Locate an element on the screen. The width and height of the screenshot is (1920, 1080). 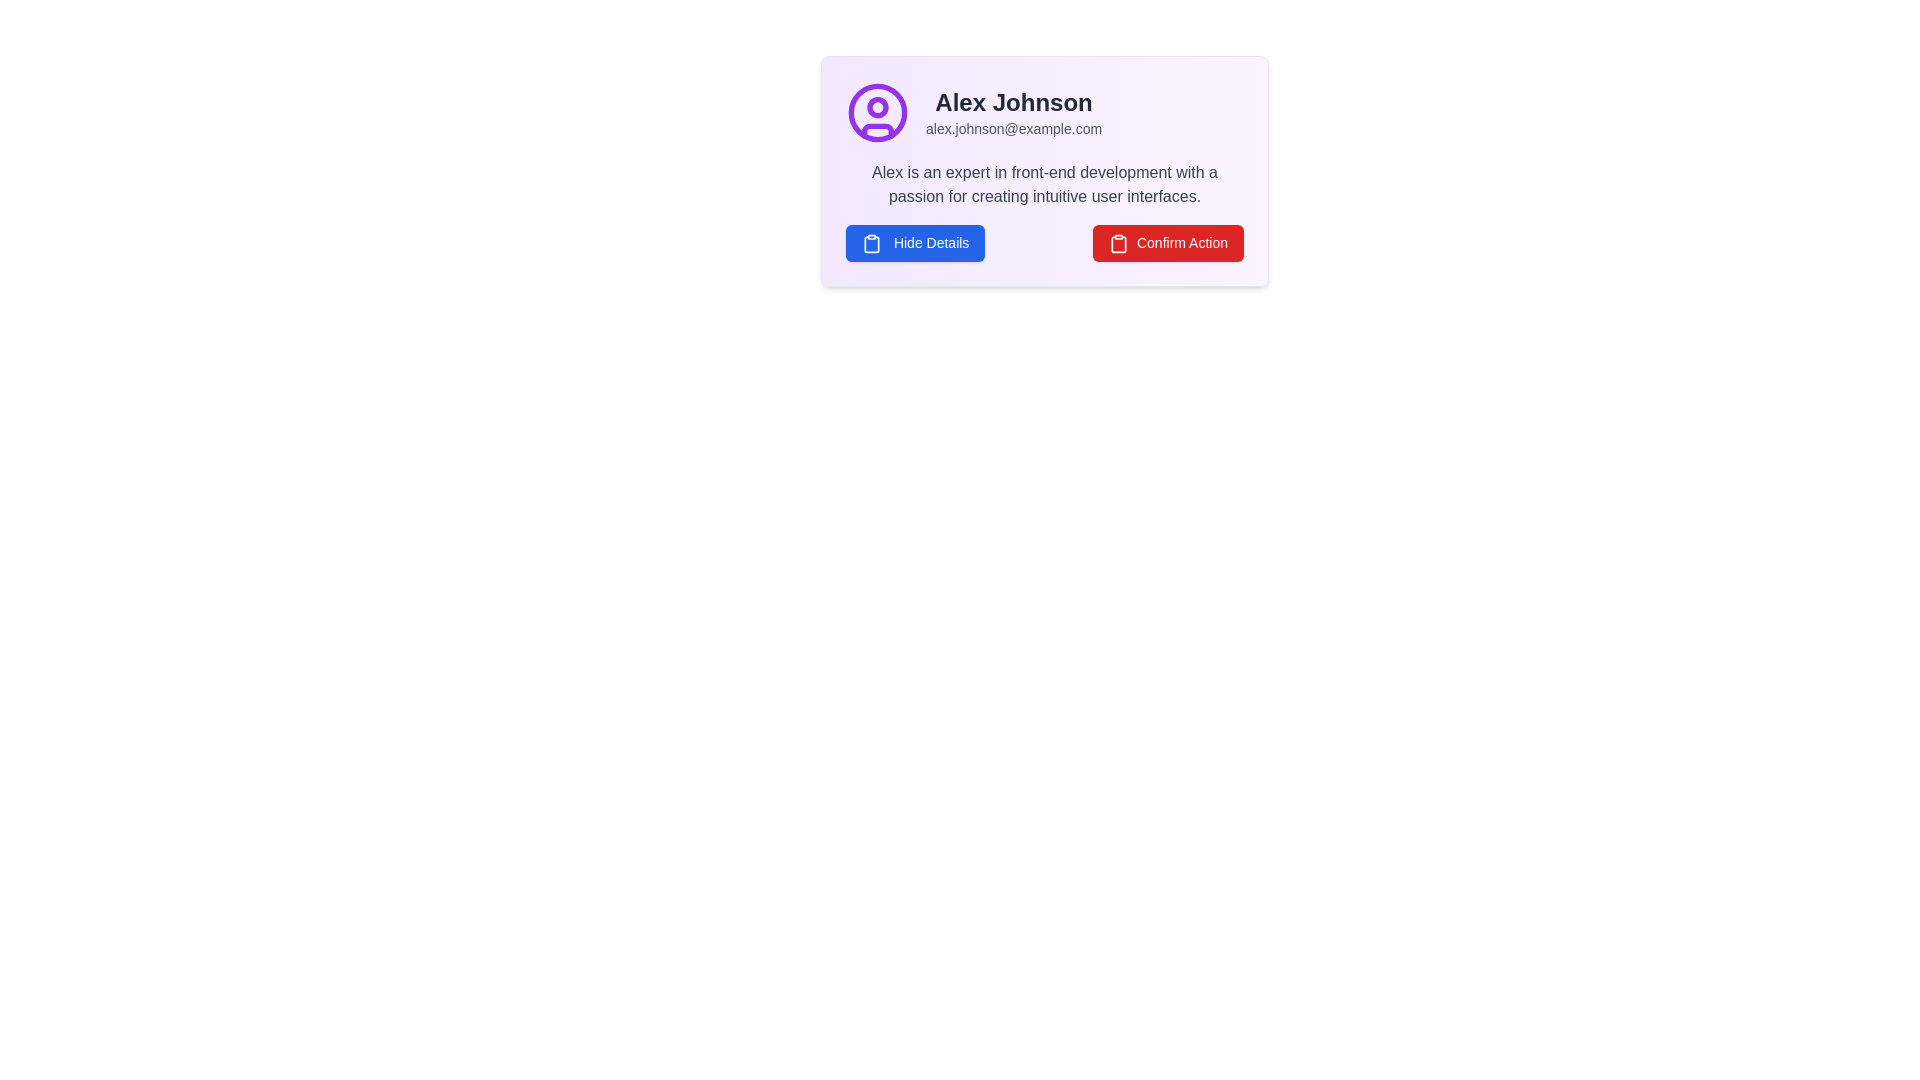
the static text element displaying the email address associated with the profile, which is located directly below the name 'Alex Johnson' is located at coordinates (1014, 128).